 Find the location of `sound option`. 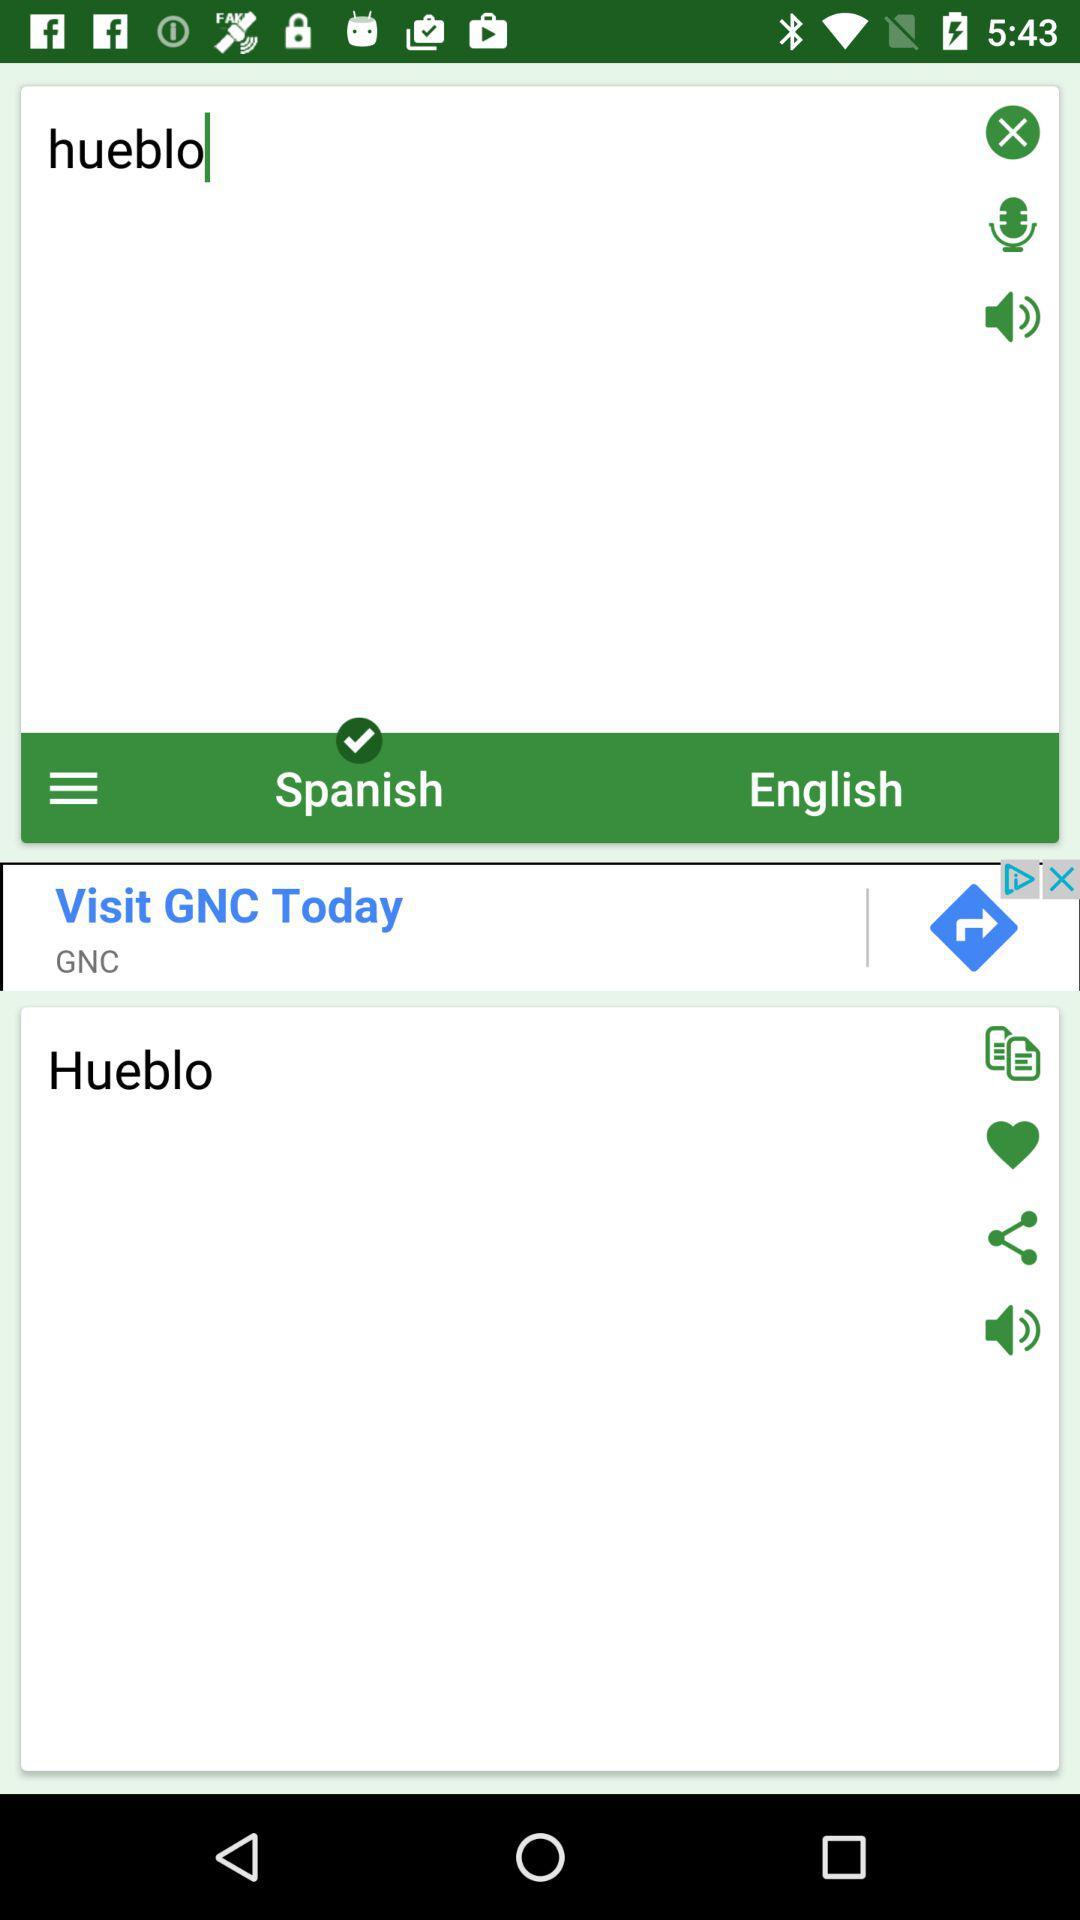

sound option is located at coordinates (1012, 315).